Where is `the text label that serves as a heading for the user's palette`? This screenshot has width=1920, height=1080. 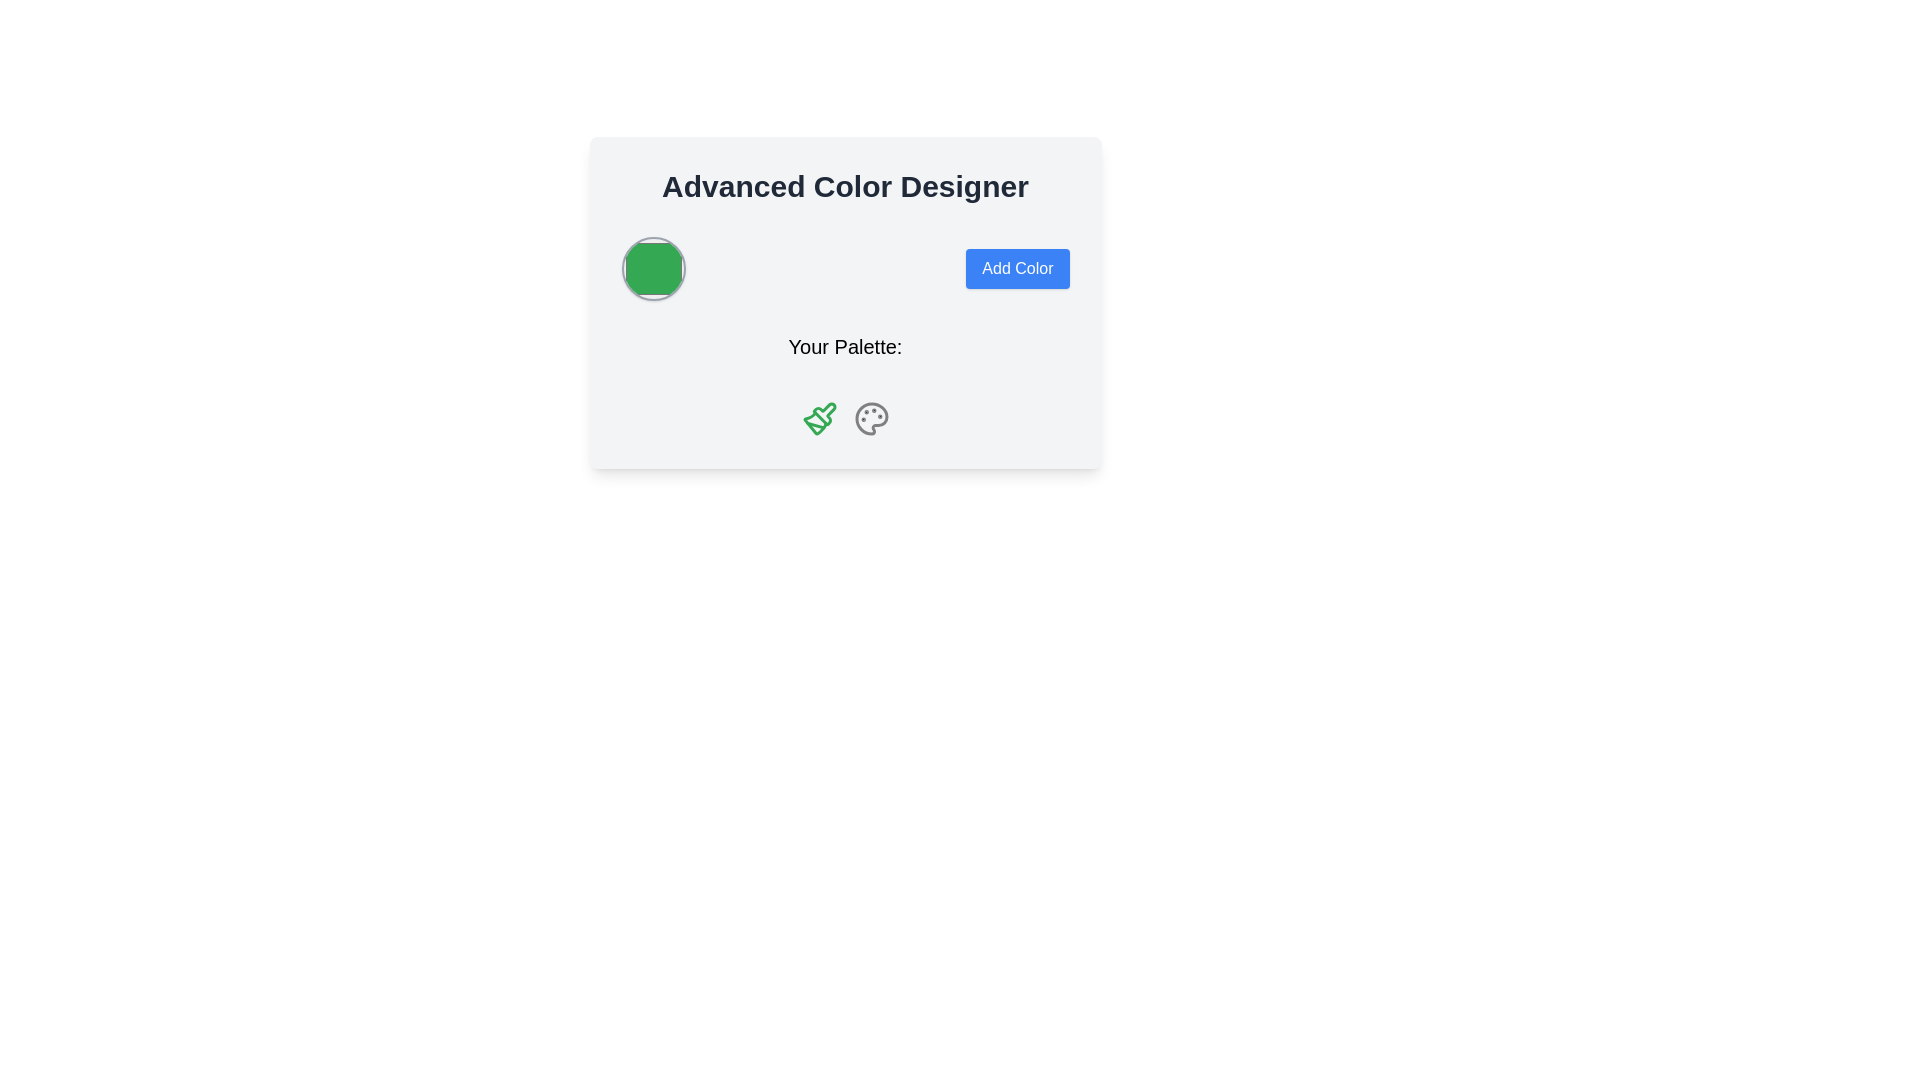
the text label that serves as a heading for the user's palette is located at coordinates (845, 346).